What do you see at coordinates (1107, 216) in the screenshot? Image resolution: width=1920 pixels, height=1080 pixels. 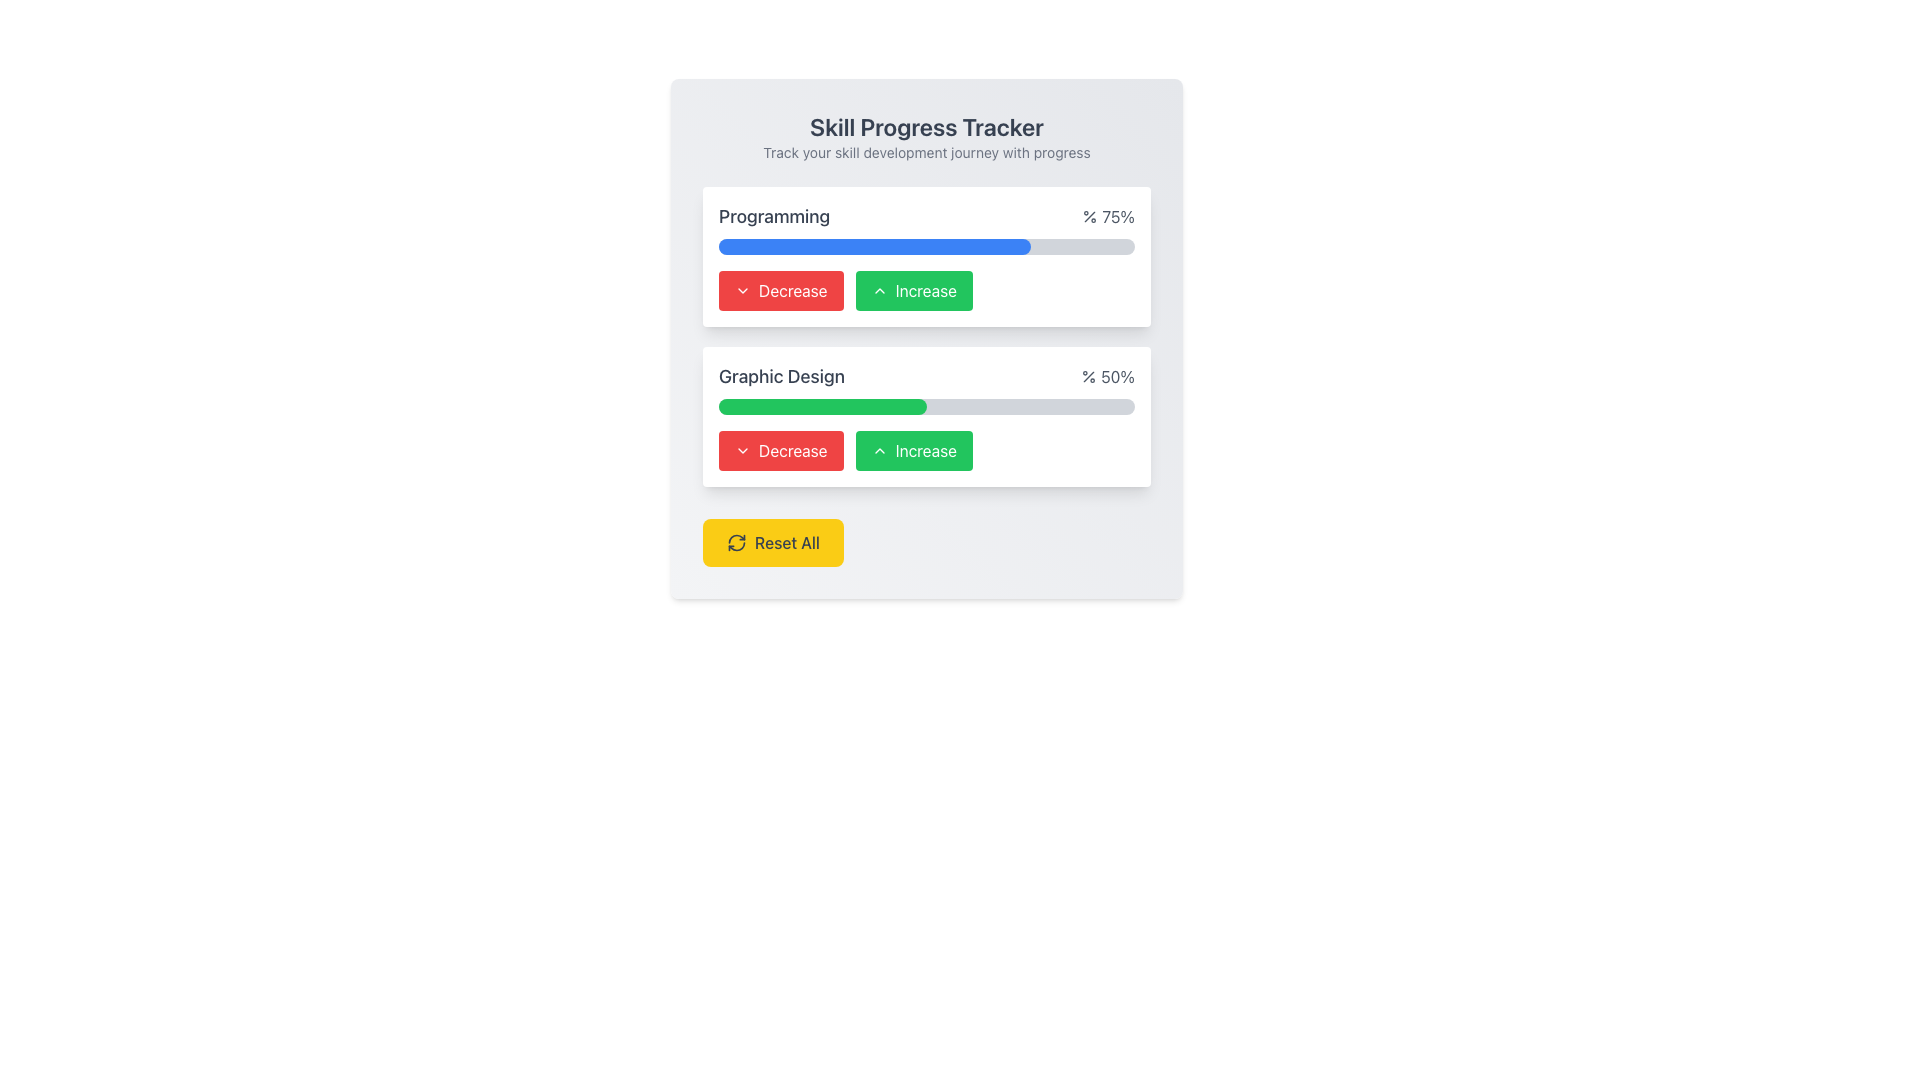 I see `the progress percentage text label displaying '75%' located in the top-right corner of the Programming section, adjacent to the blue progress bar and percentage symbol icon` at bounding box center [1107, 216].